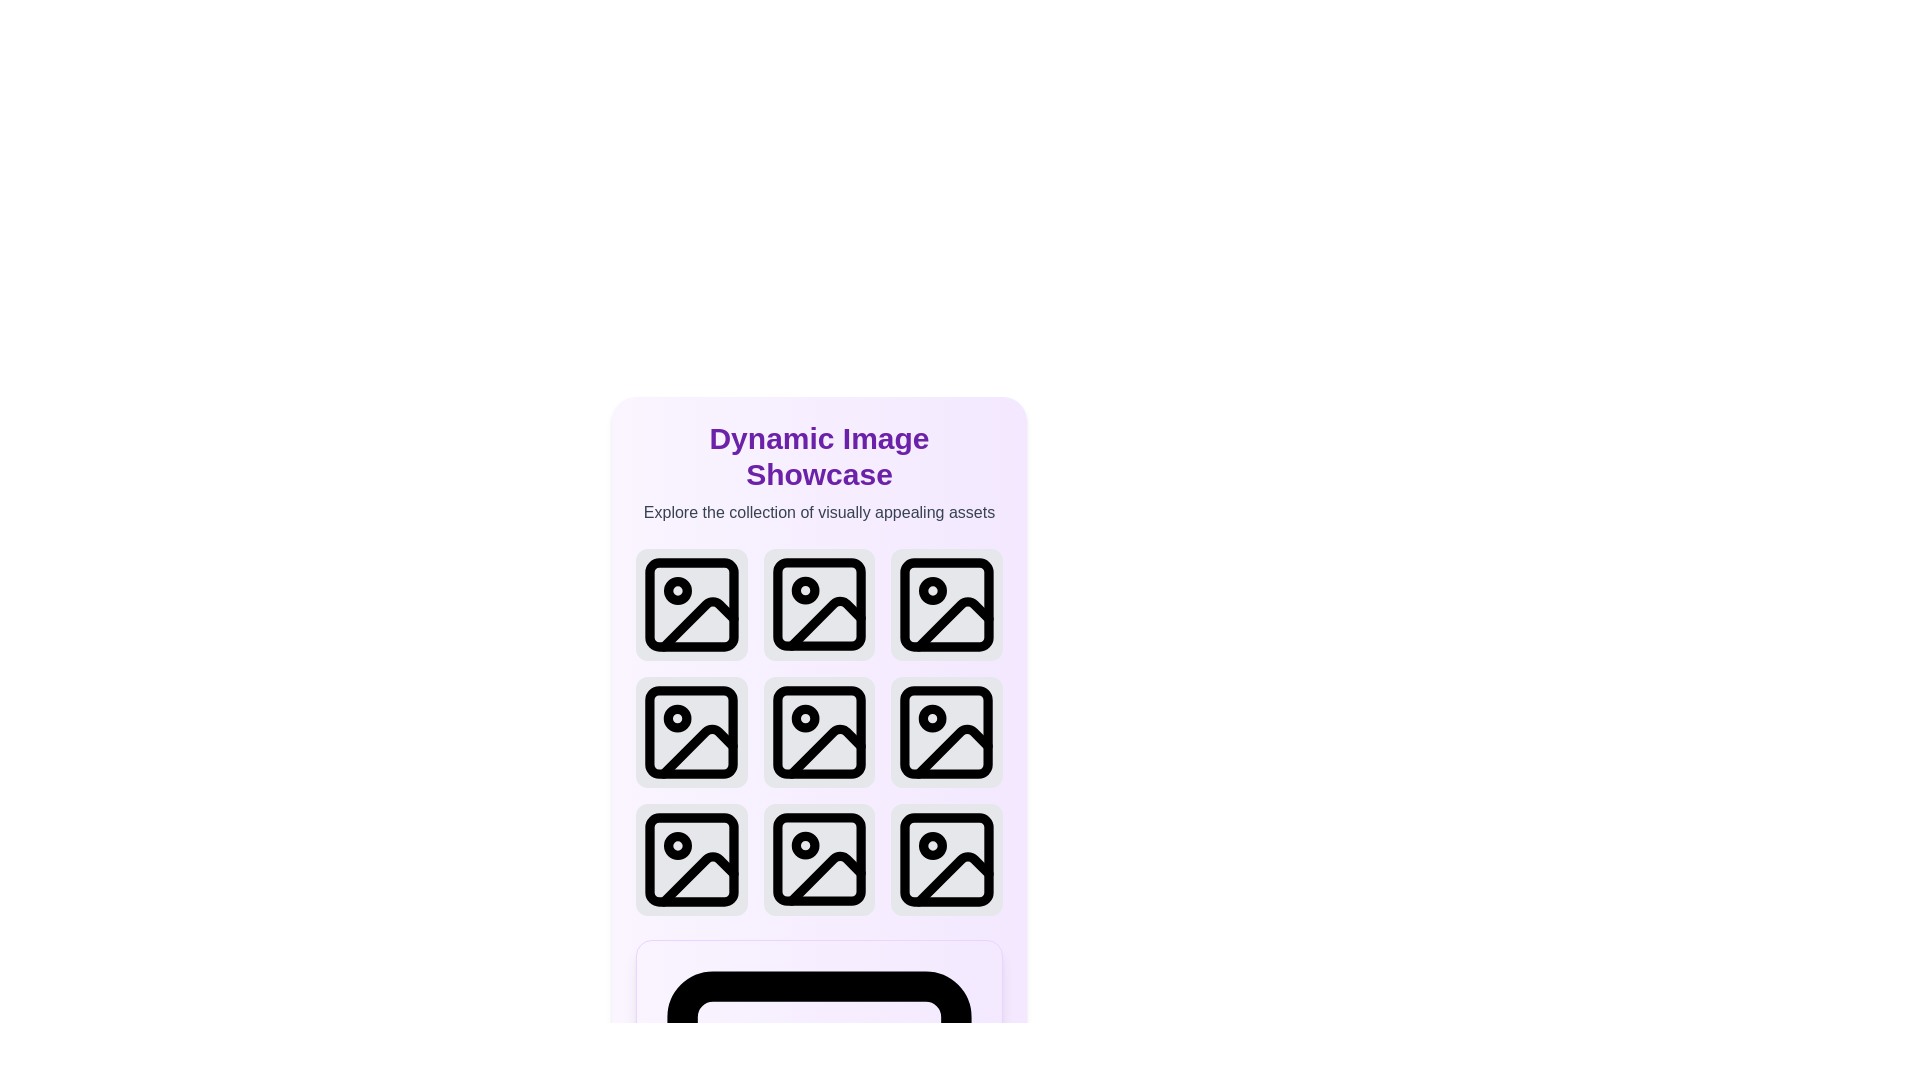 The height and width of the screenshot is (1080, 1920). What do you see at coordinates (932, 589) in the screenshot?
I see `the Circle SVG element located in the second row, third column of a grid of placeholder images` at bounding box center [932, 589].